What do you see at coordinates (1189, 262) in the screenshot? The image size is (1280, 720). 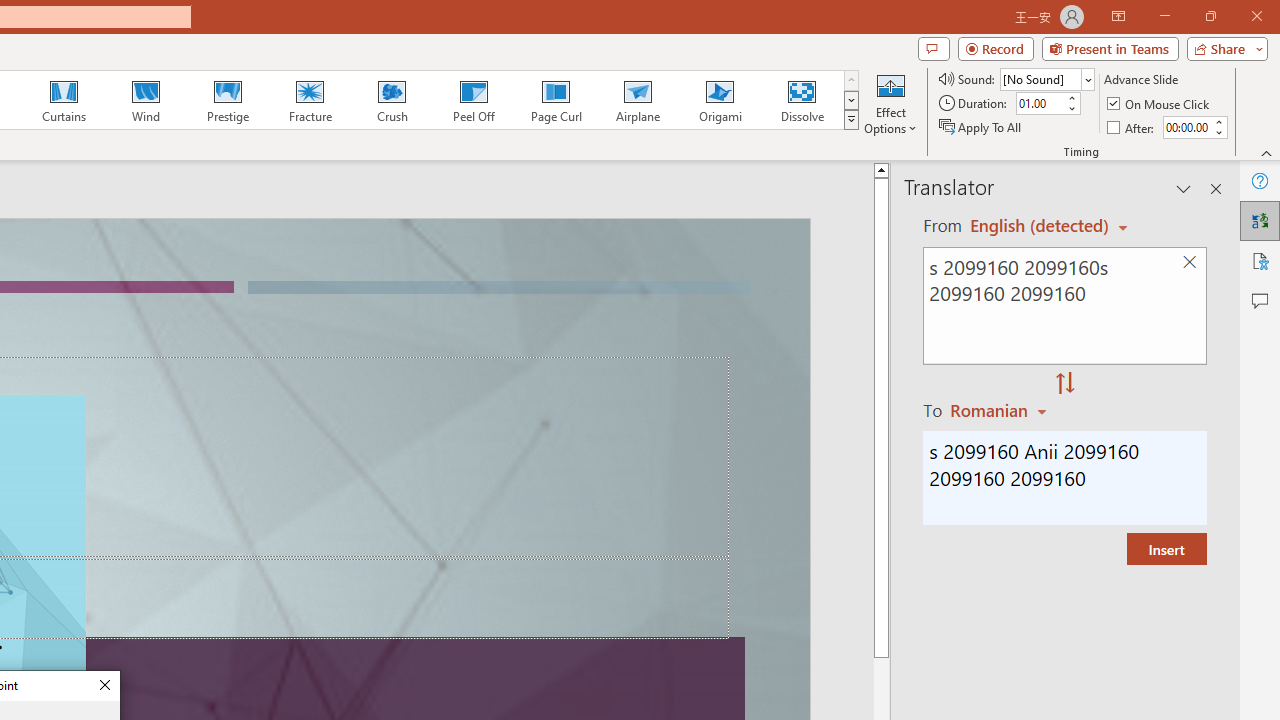 I see `'Clear text'` at bounding box center [1189, 262].